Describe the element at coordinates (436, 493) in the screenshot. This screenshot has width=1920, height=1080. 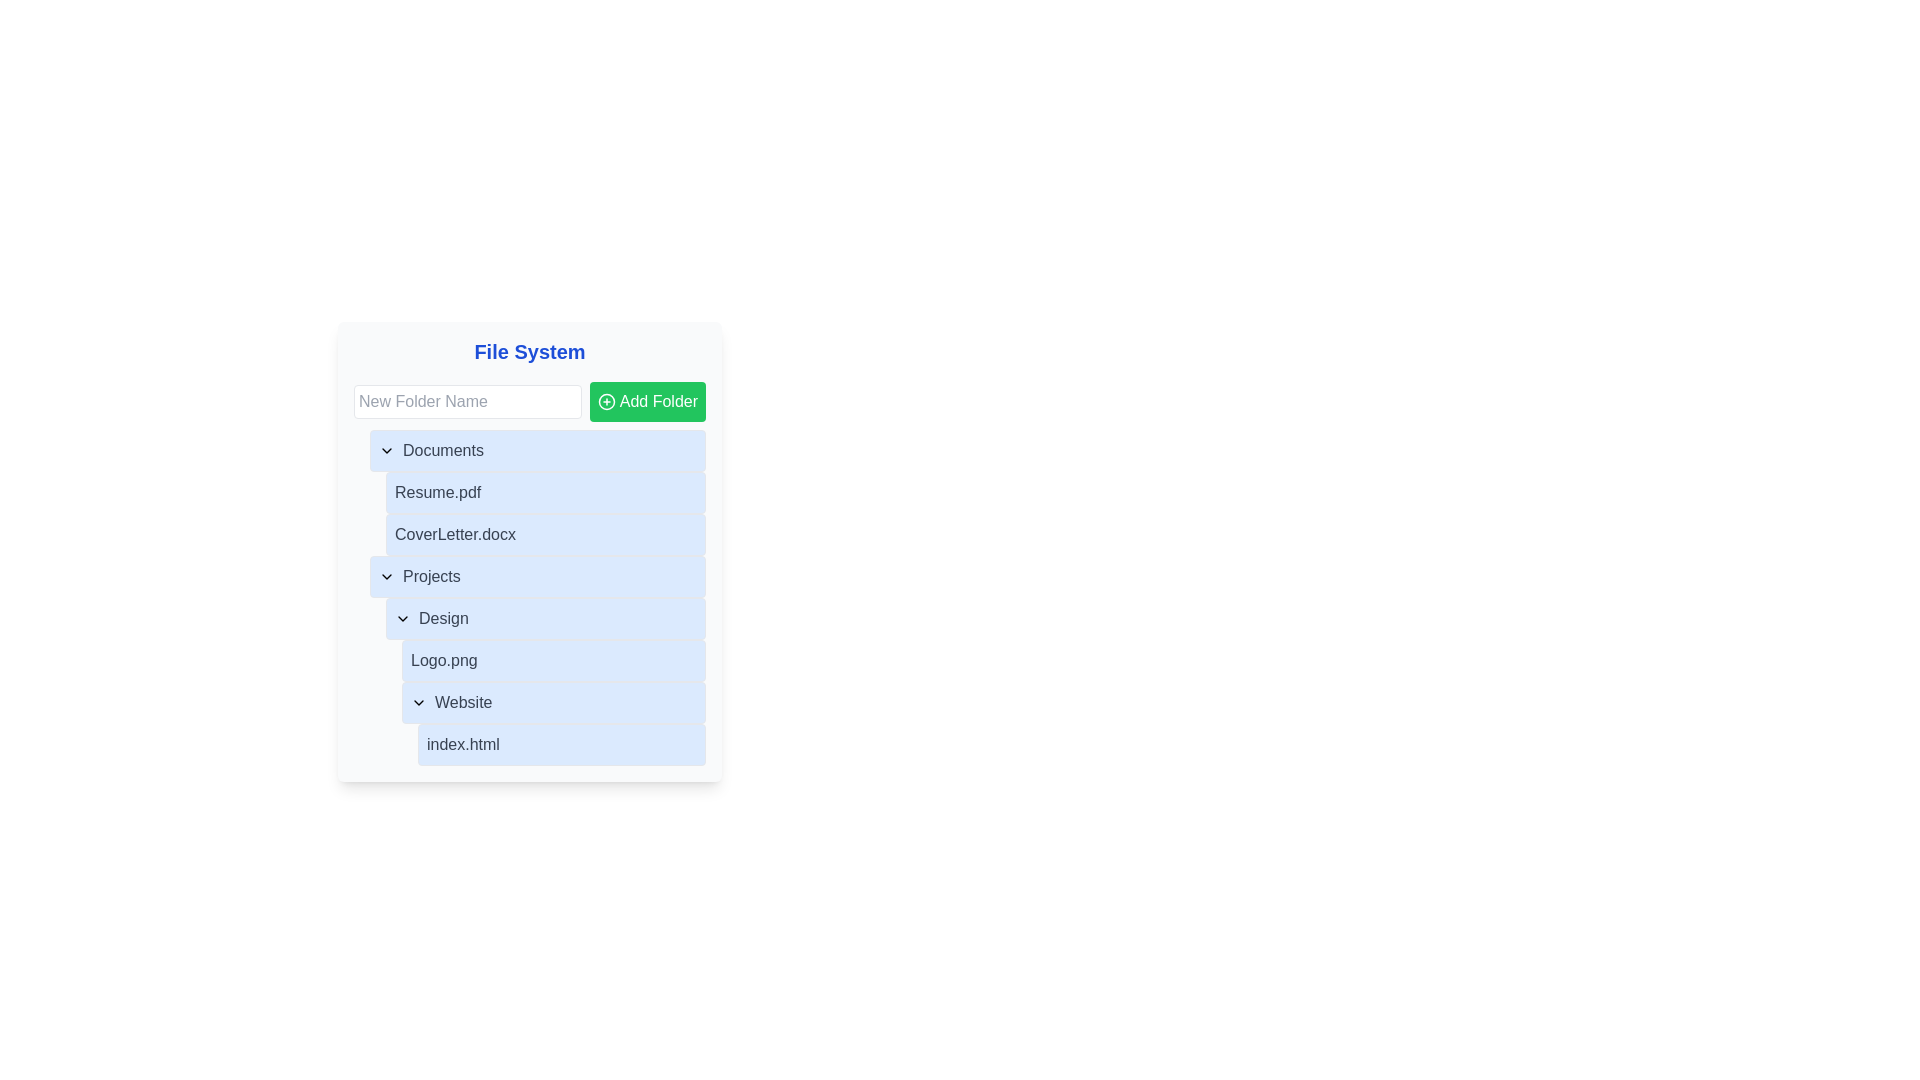
I see `the 'Resume.pdf' text label` at that location.